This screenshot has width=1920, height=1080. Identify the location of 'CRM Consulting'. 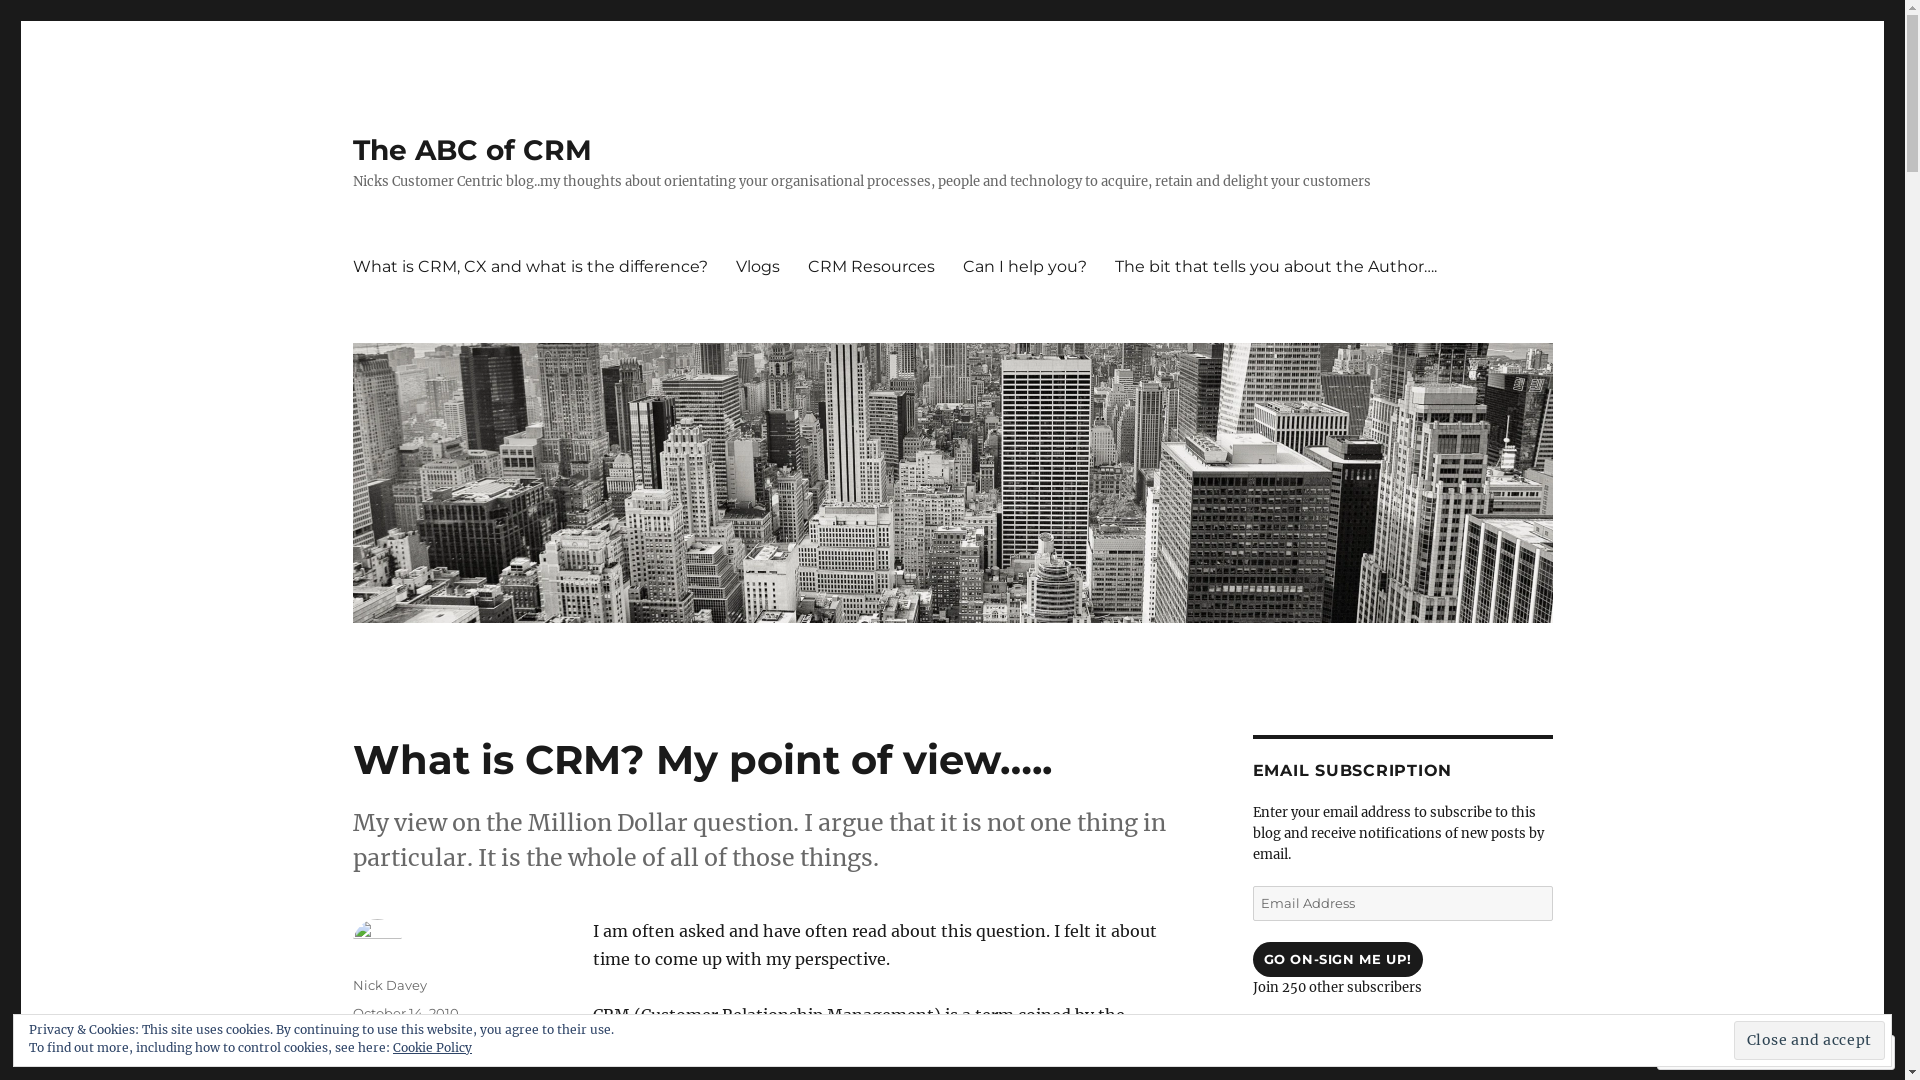
(403, 1040).